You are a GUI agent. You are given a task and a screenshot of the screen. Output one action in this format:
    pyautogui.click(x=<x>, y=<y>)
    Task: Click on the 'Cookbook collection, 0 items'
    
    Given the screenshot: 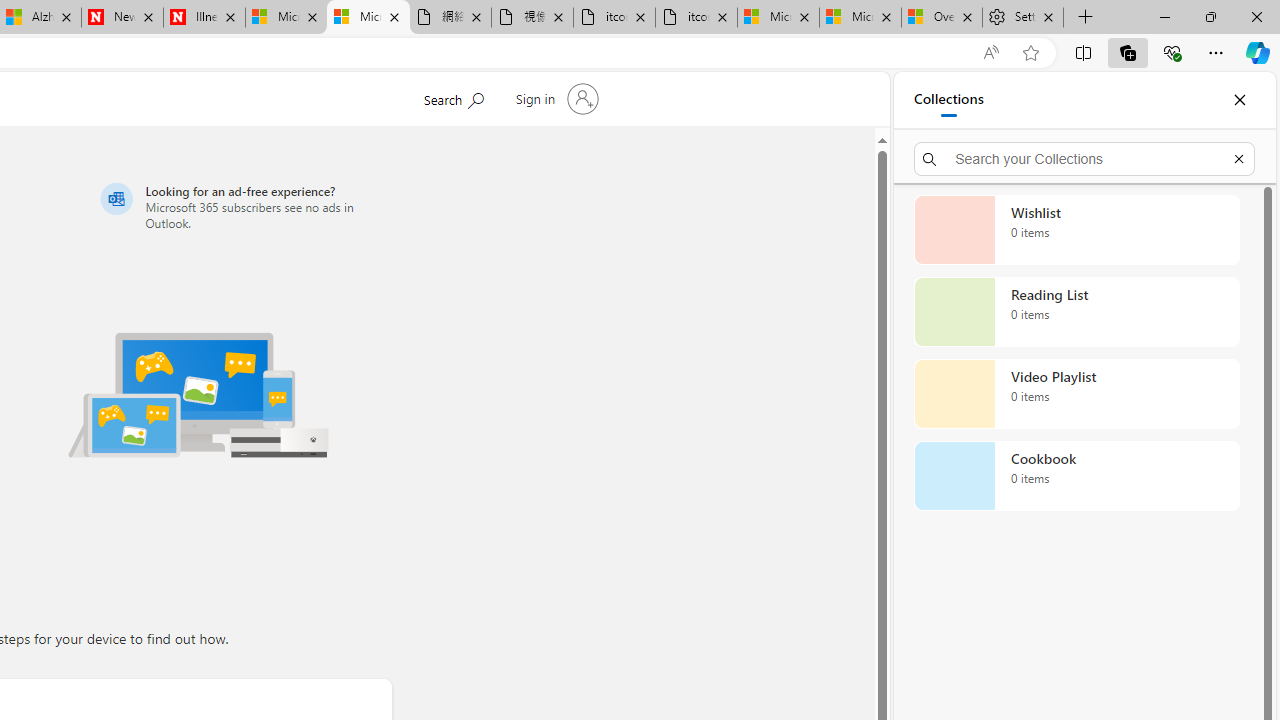 What is the action you would take?
    pyautogui.click(x=1076, y=475)
    